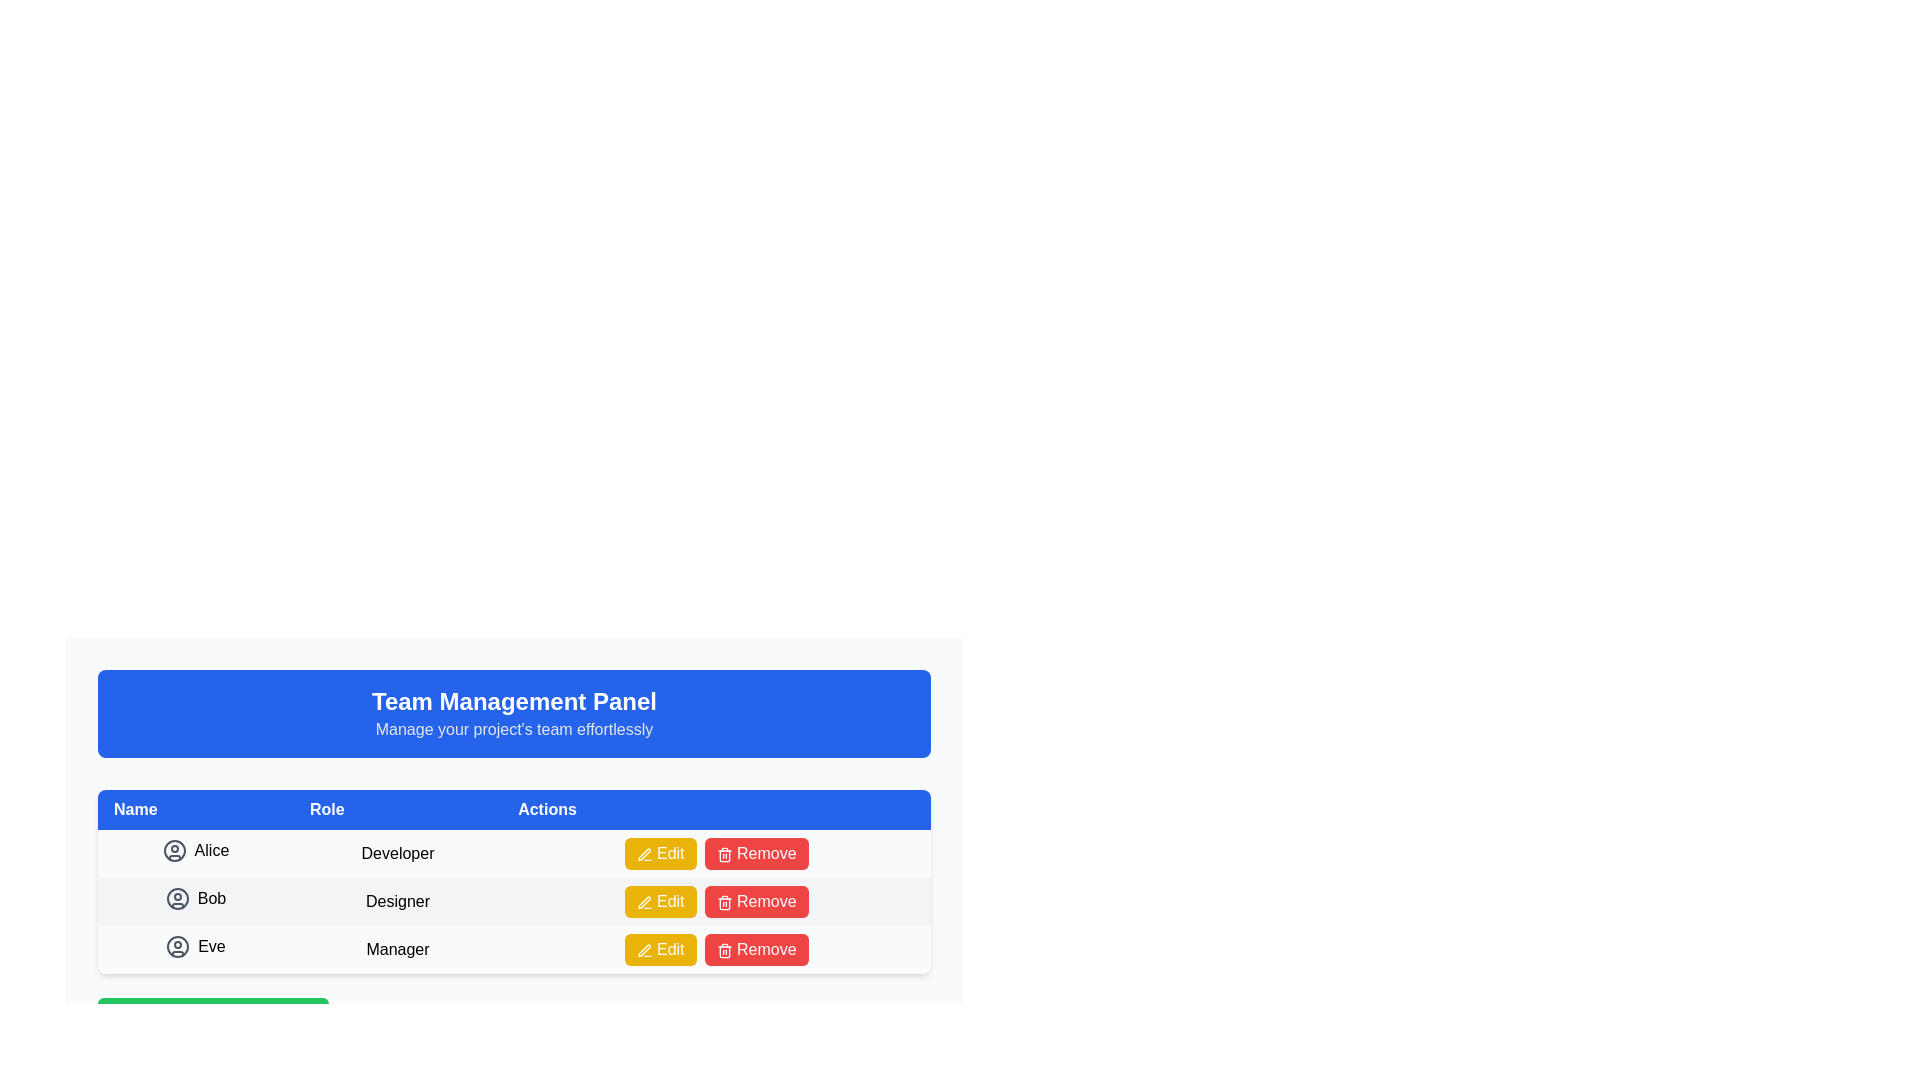 The height and width of the screenshot is (1080, 1920). What do you see at coordinates (174, 850) in the screenshot?
I see `the user icon representing 'Alice' in the first row of the table under the 'Name' column` at bounding box center [174, 850].